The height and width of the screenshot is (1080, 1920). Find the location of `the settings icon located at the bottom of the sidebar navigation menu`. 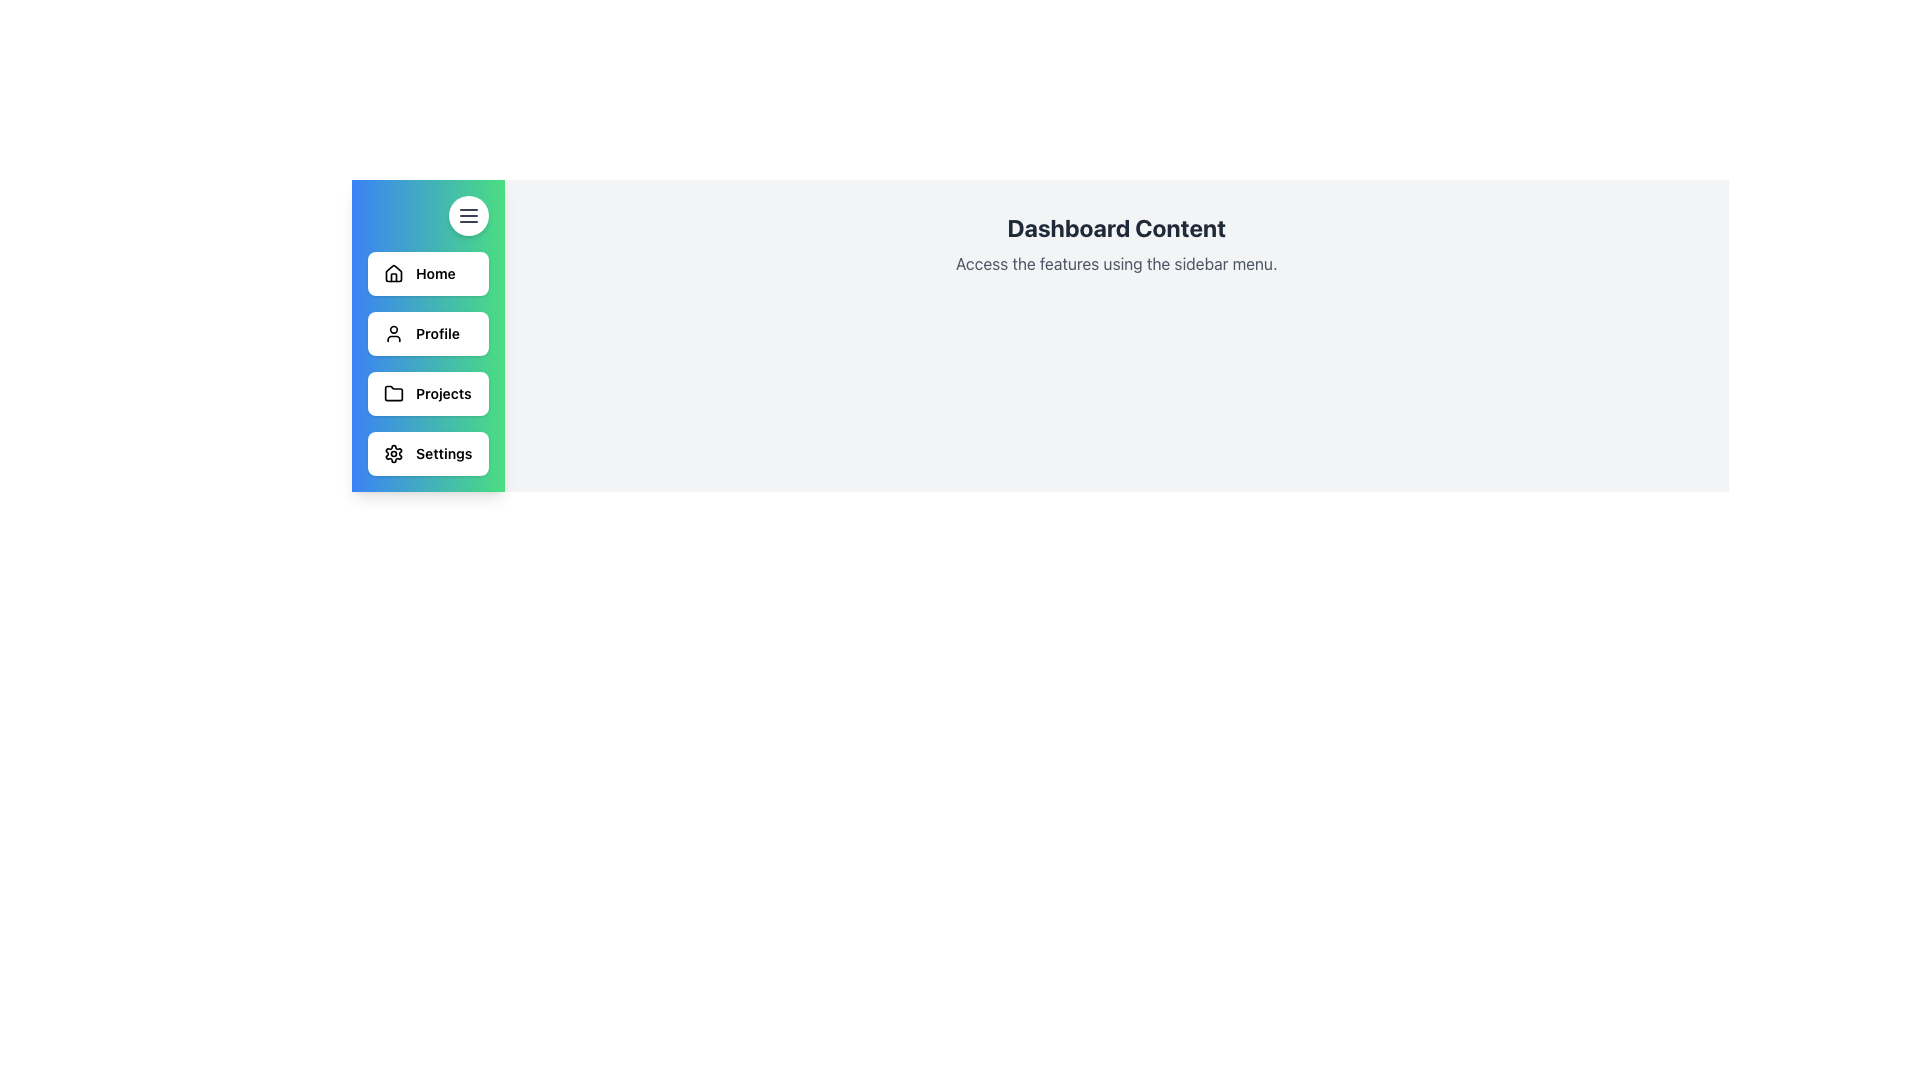

the settings icon located at the bottom of the sidebar navigation menu is located at coordinates (393, 454).